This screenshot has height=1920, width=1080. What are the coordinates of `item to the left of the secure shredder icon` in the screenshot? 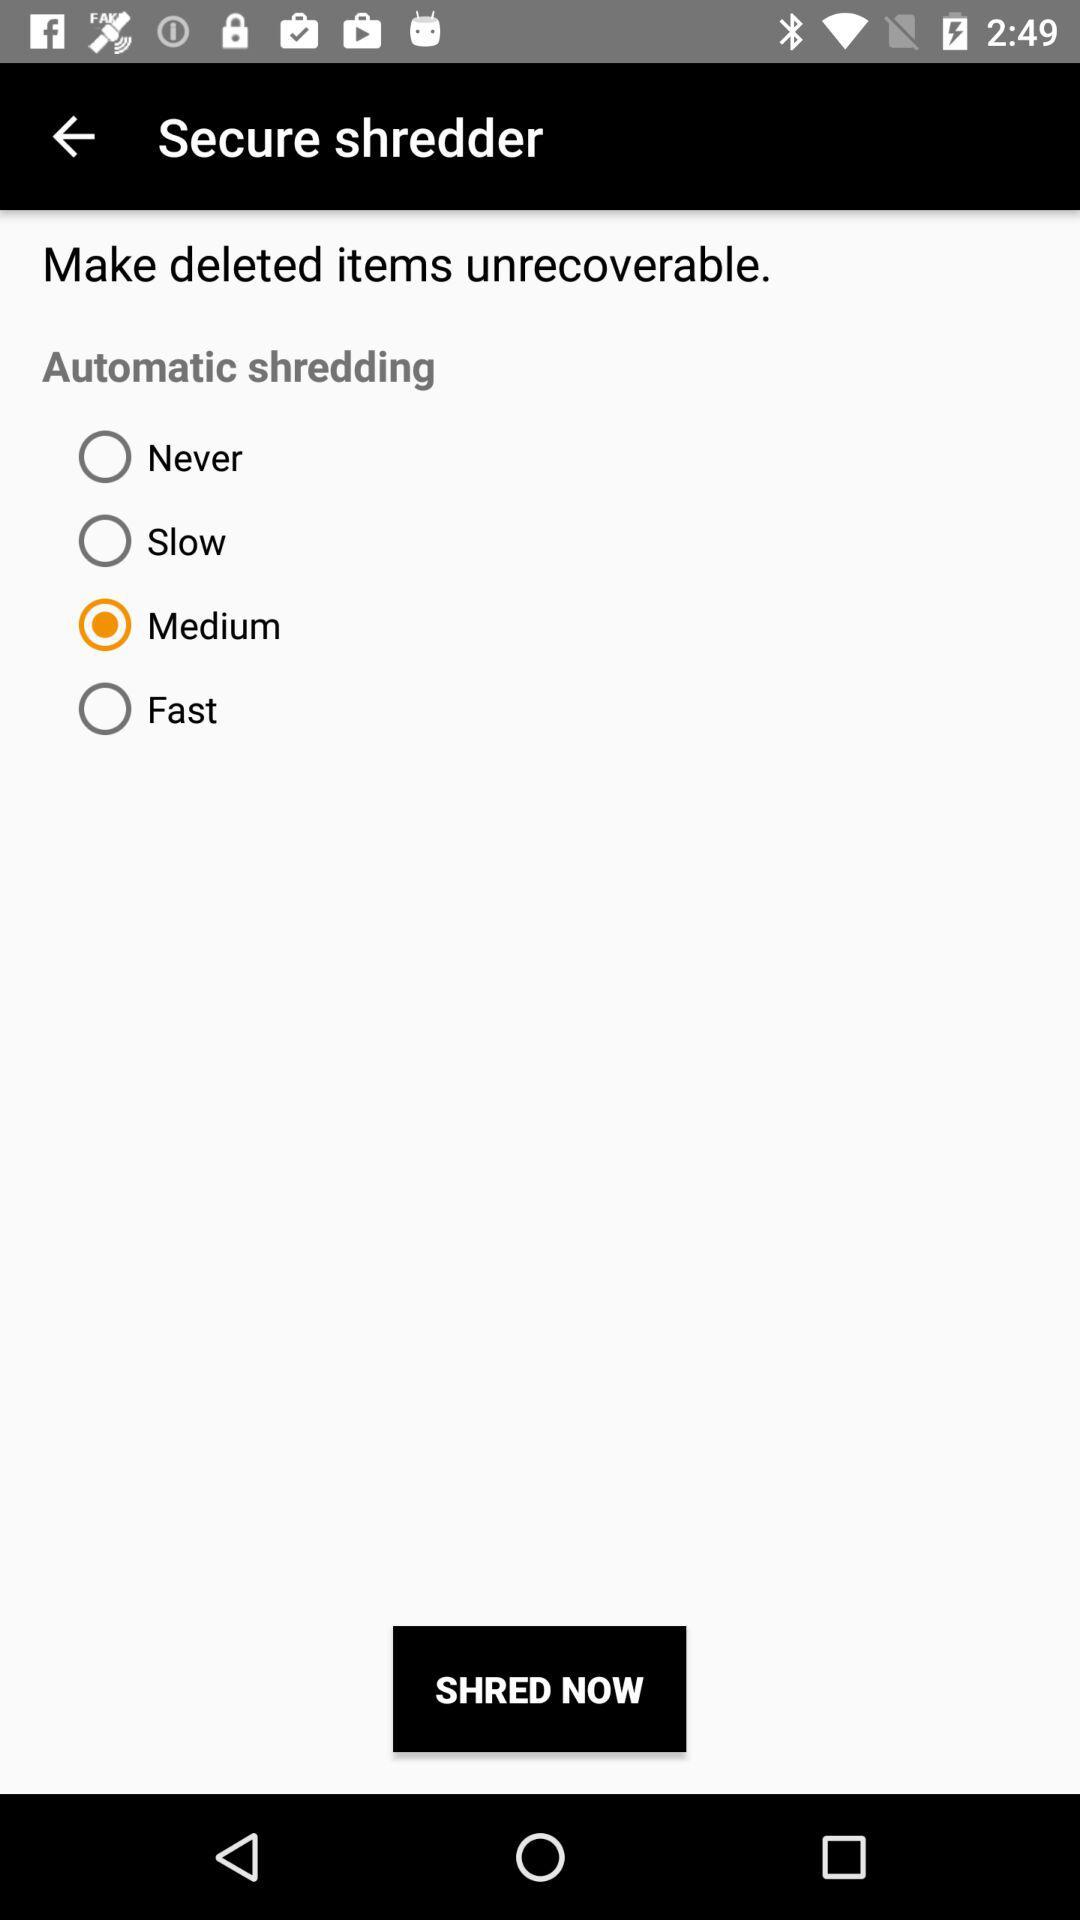 It's located at (72, 135).